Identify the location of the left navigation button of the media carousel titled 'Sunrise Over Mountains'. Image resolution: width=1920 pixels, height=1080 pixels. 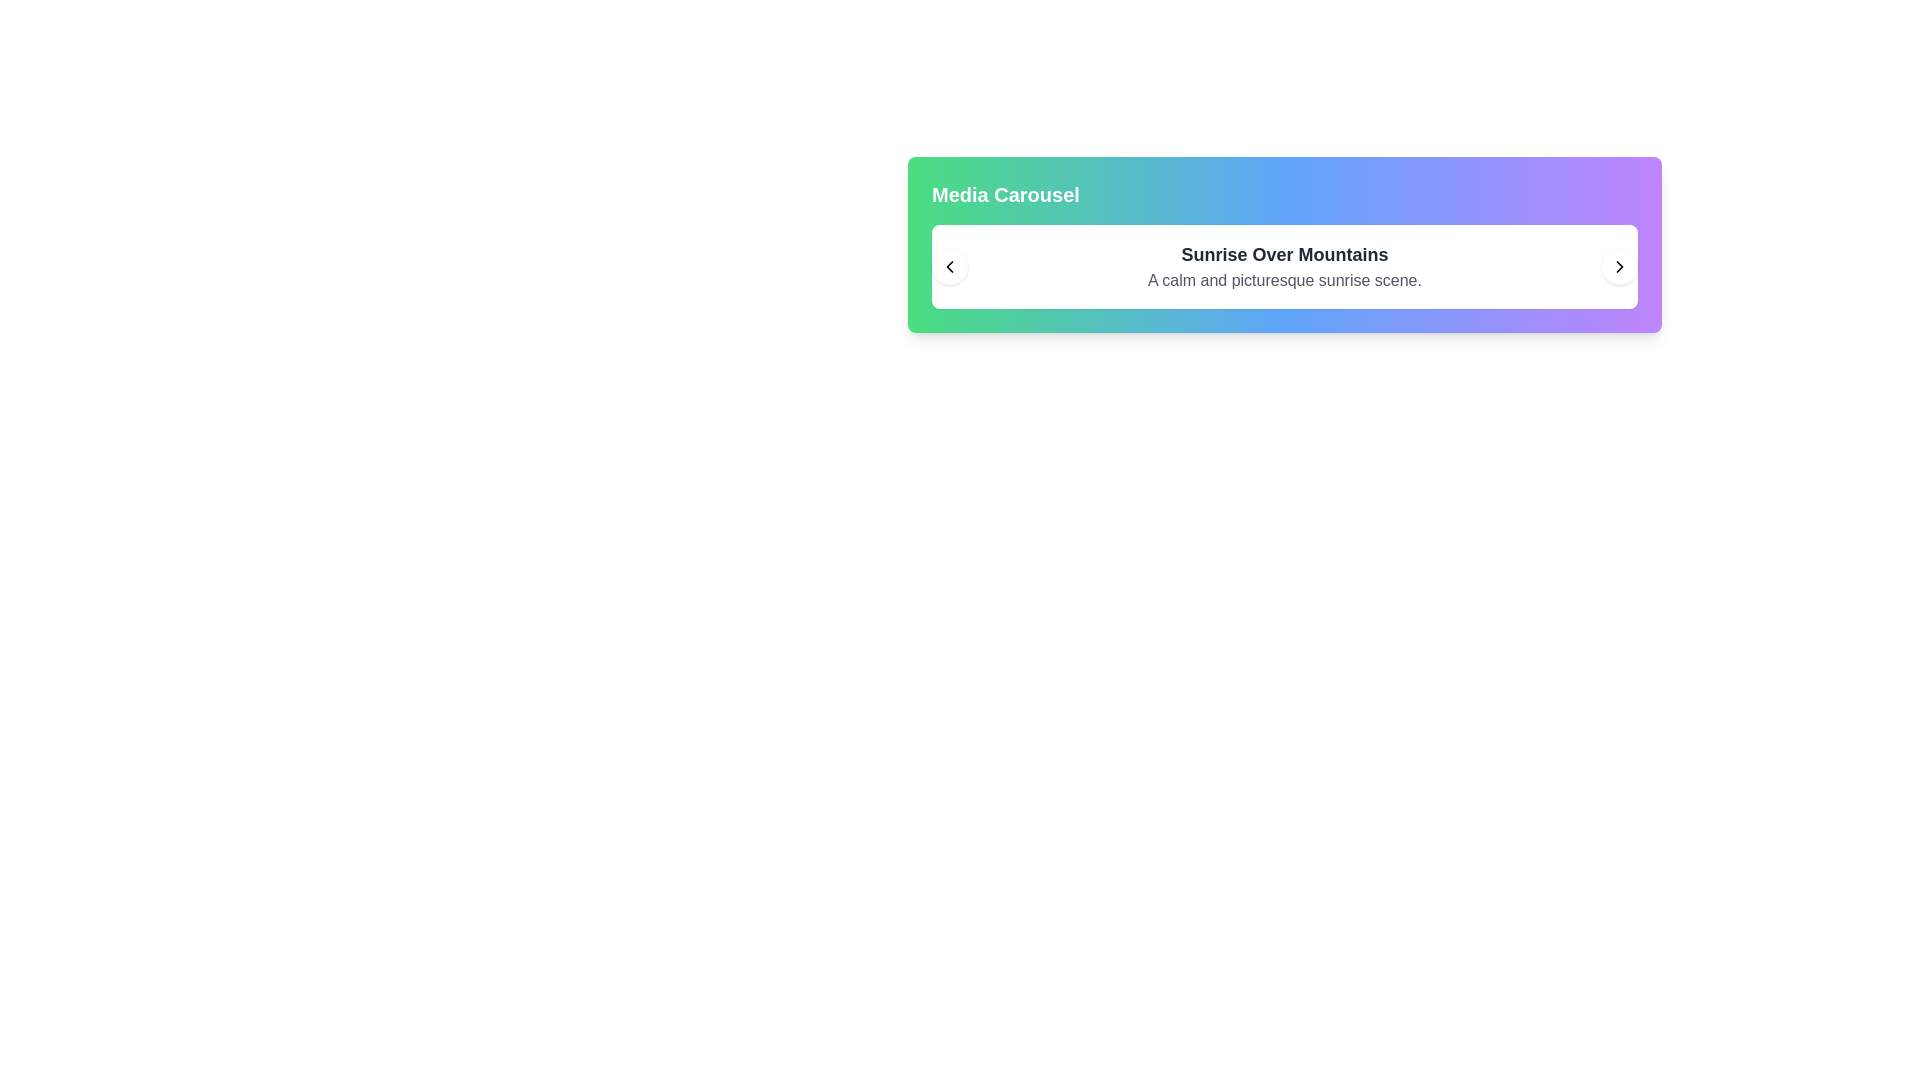
(949, 265).